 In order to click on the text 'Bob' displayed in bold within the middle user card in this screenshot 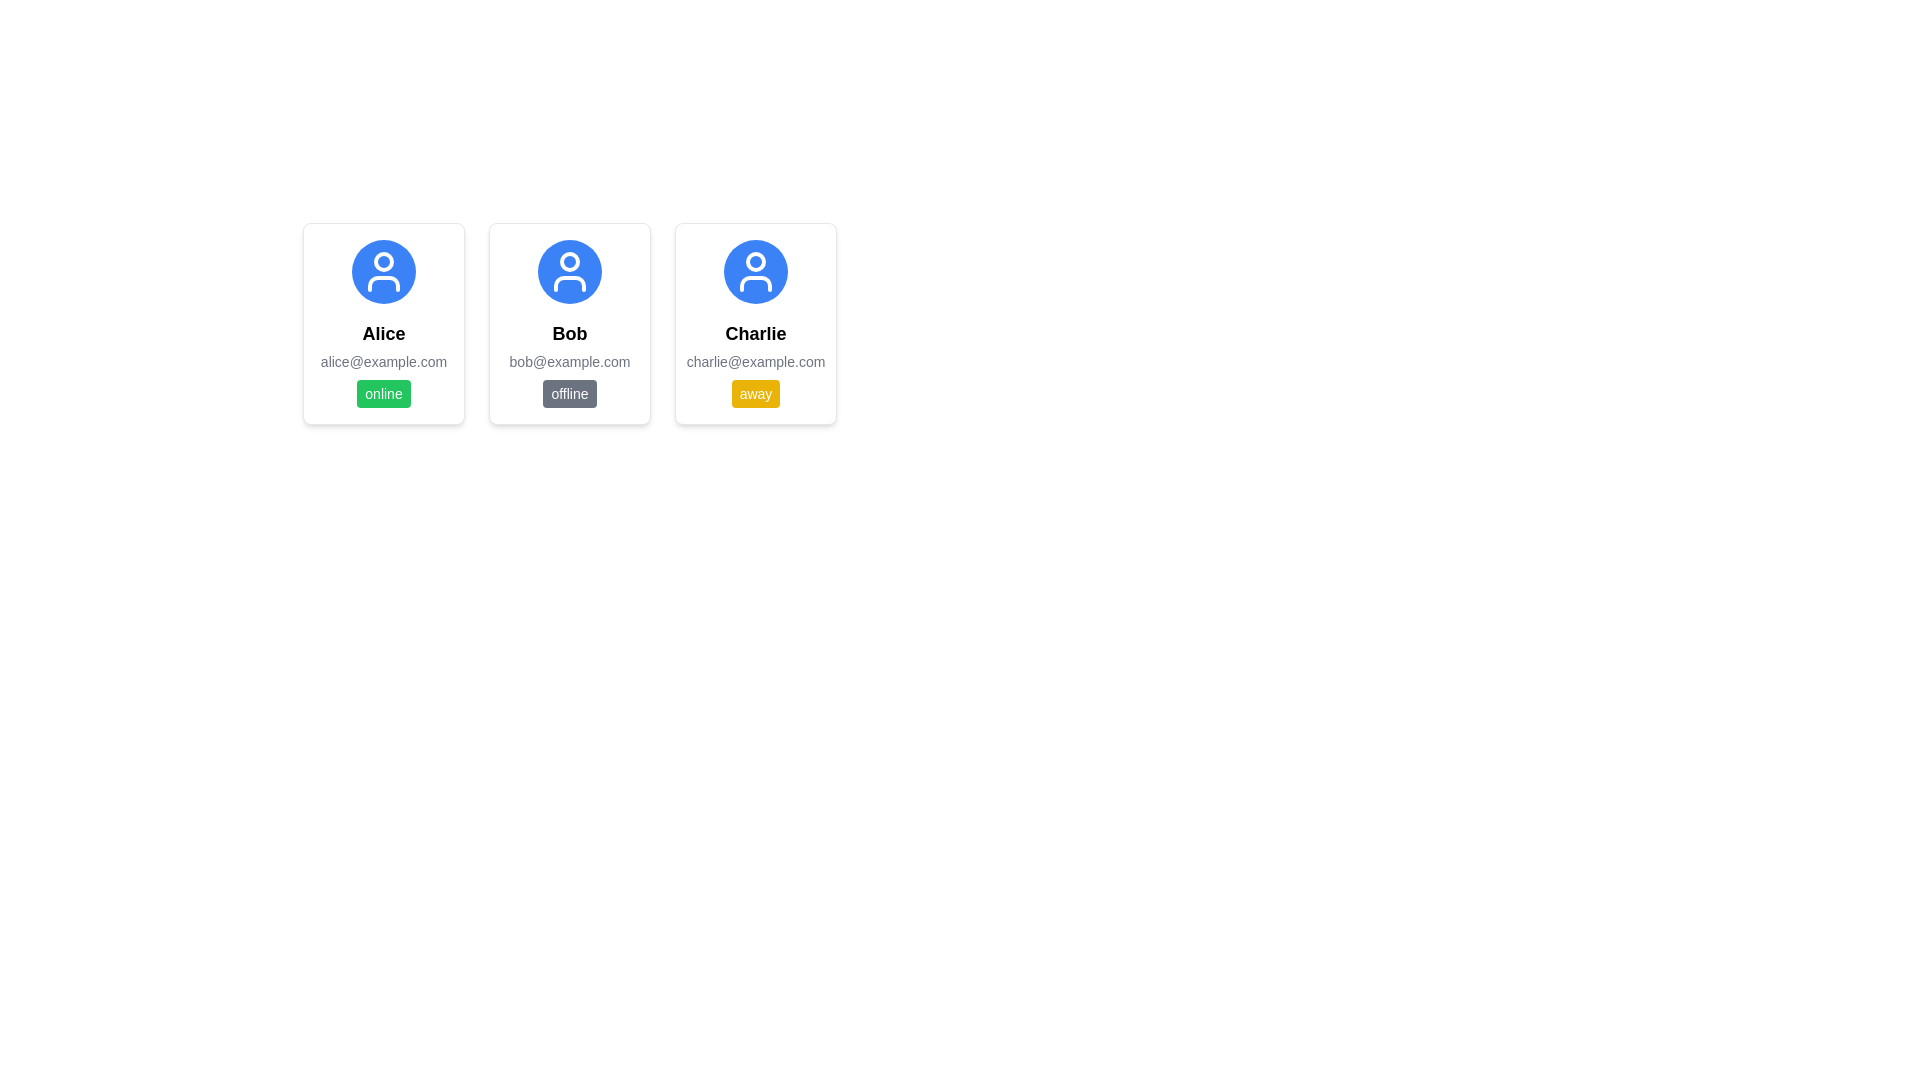, I will do `click(569, 333)`.